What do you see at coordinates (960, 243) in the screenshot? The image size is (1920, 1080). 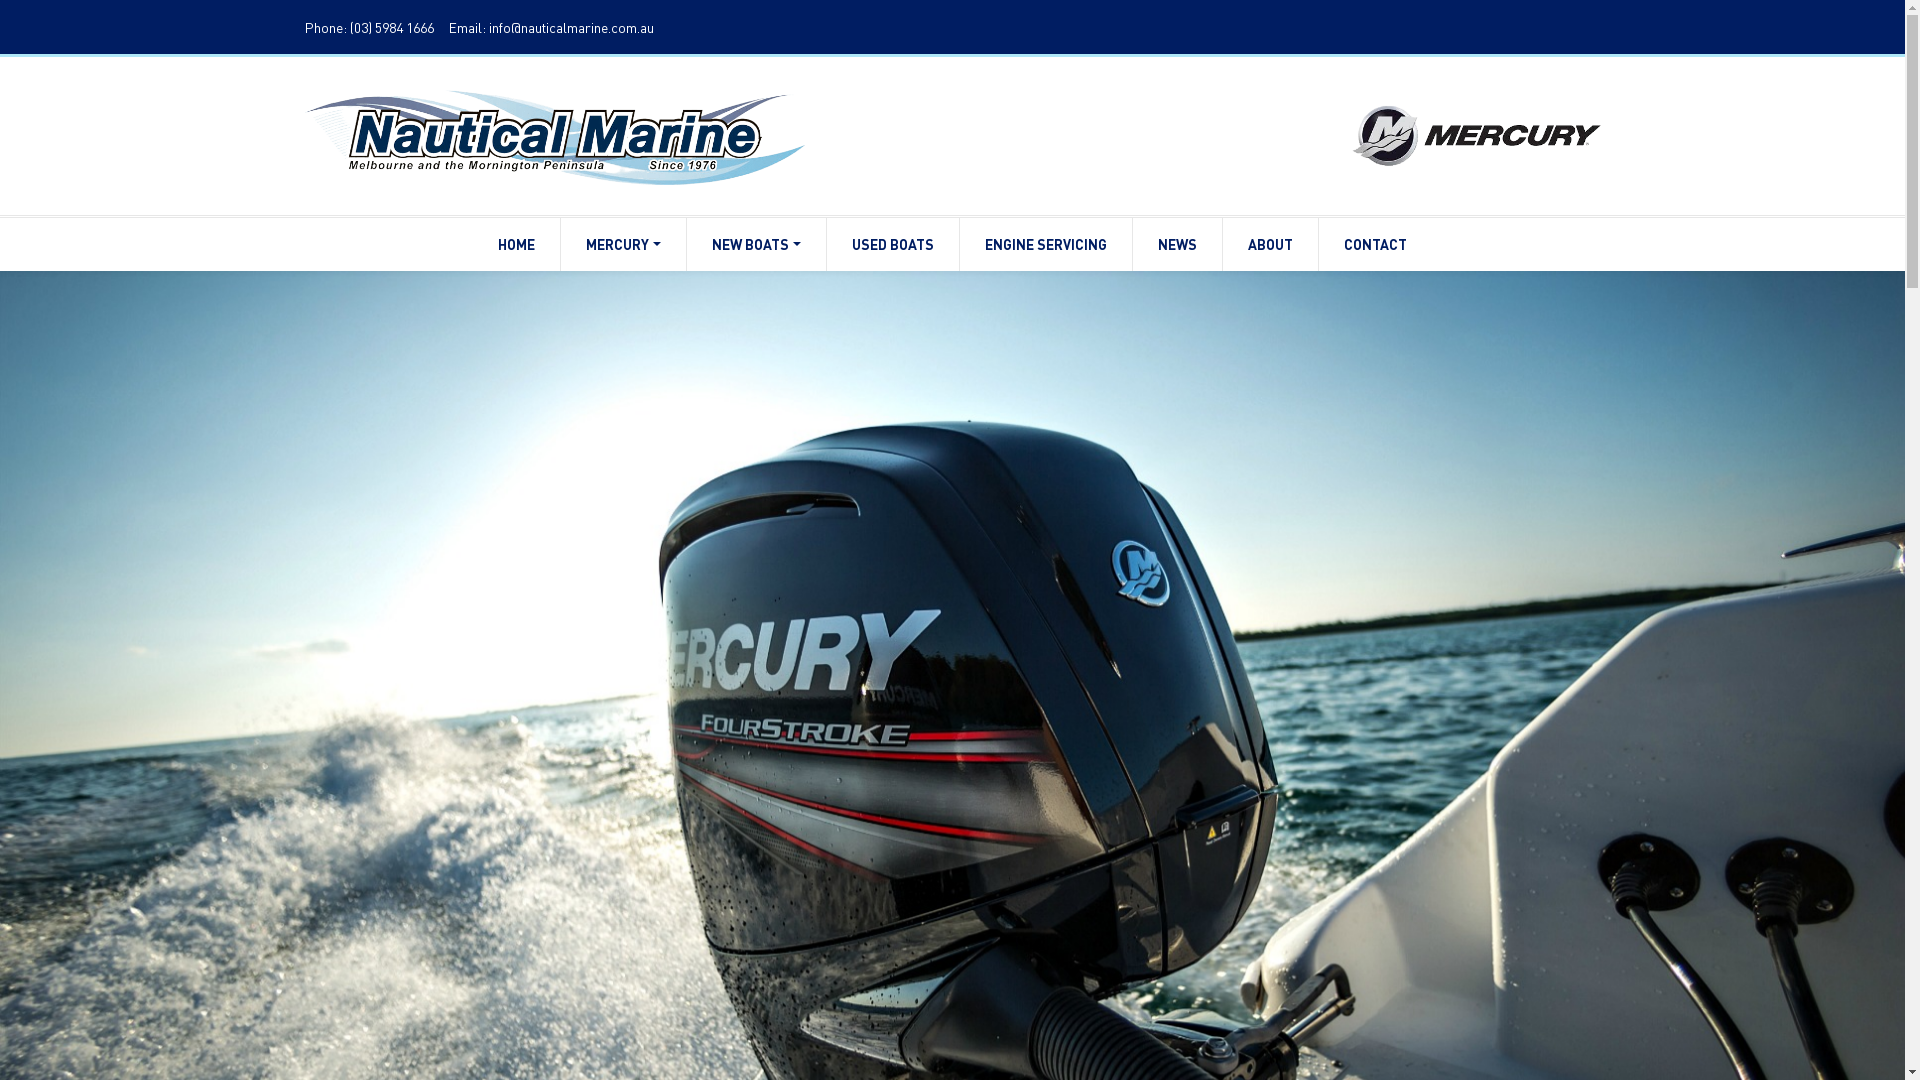 I see `'ENGINE SERVICING'` at bounding box center [960, 243].